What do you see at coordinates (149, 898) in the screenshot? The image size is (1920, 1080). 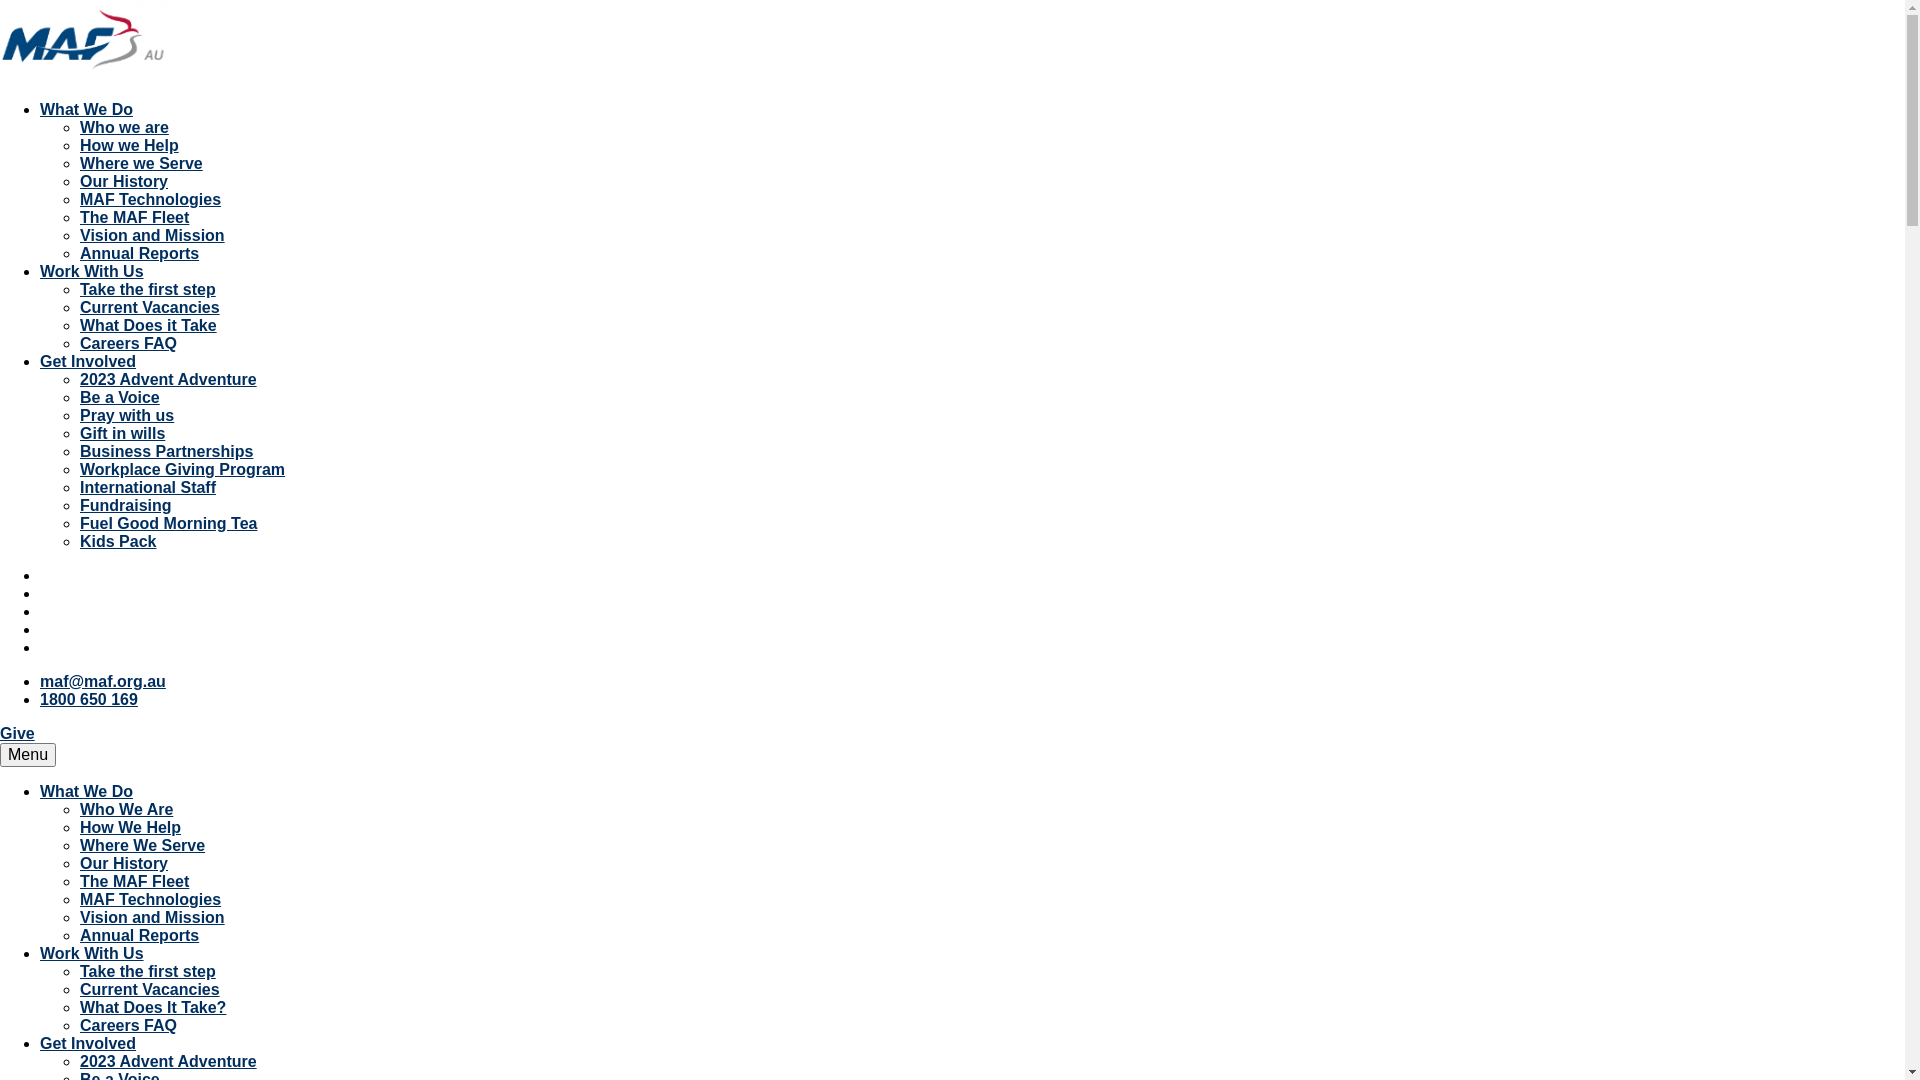 I see `'MAF Technologies'` at bounding box center [149, 898].